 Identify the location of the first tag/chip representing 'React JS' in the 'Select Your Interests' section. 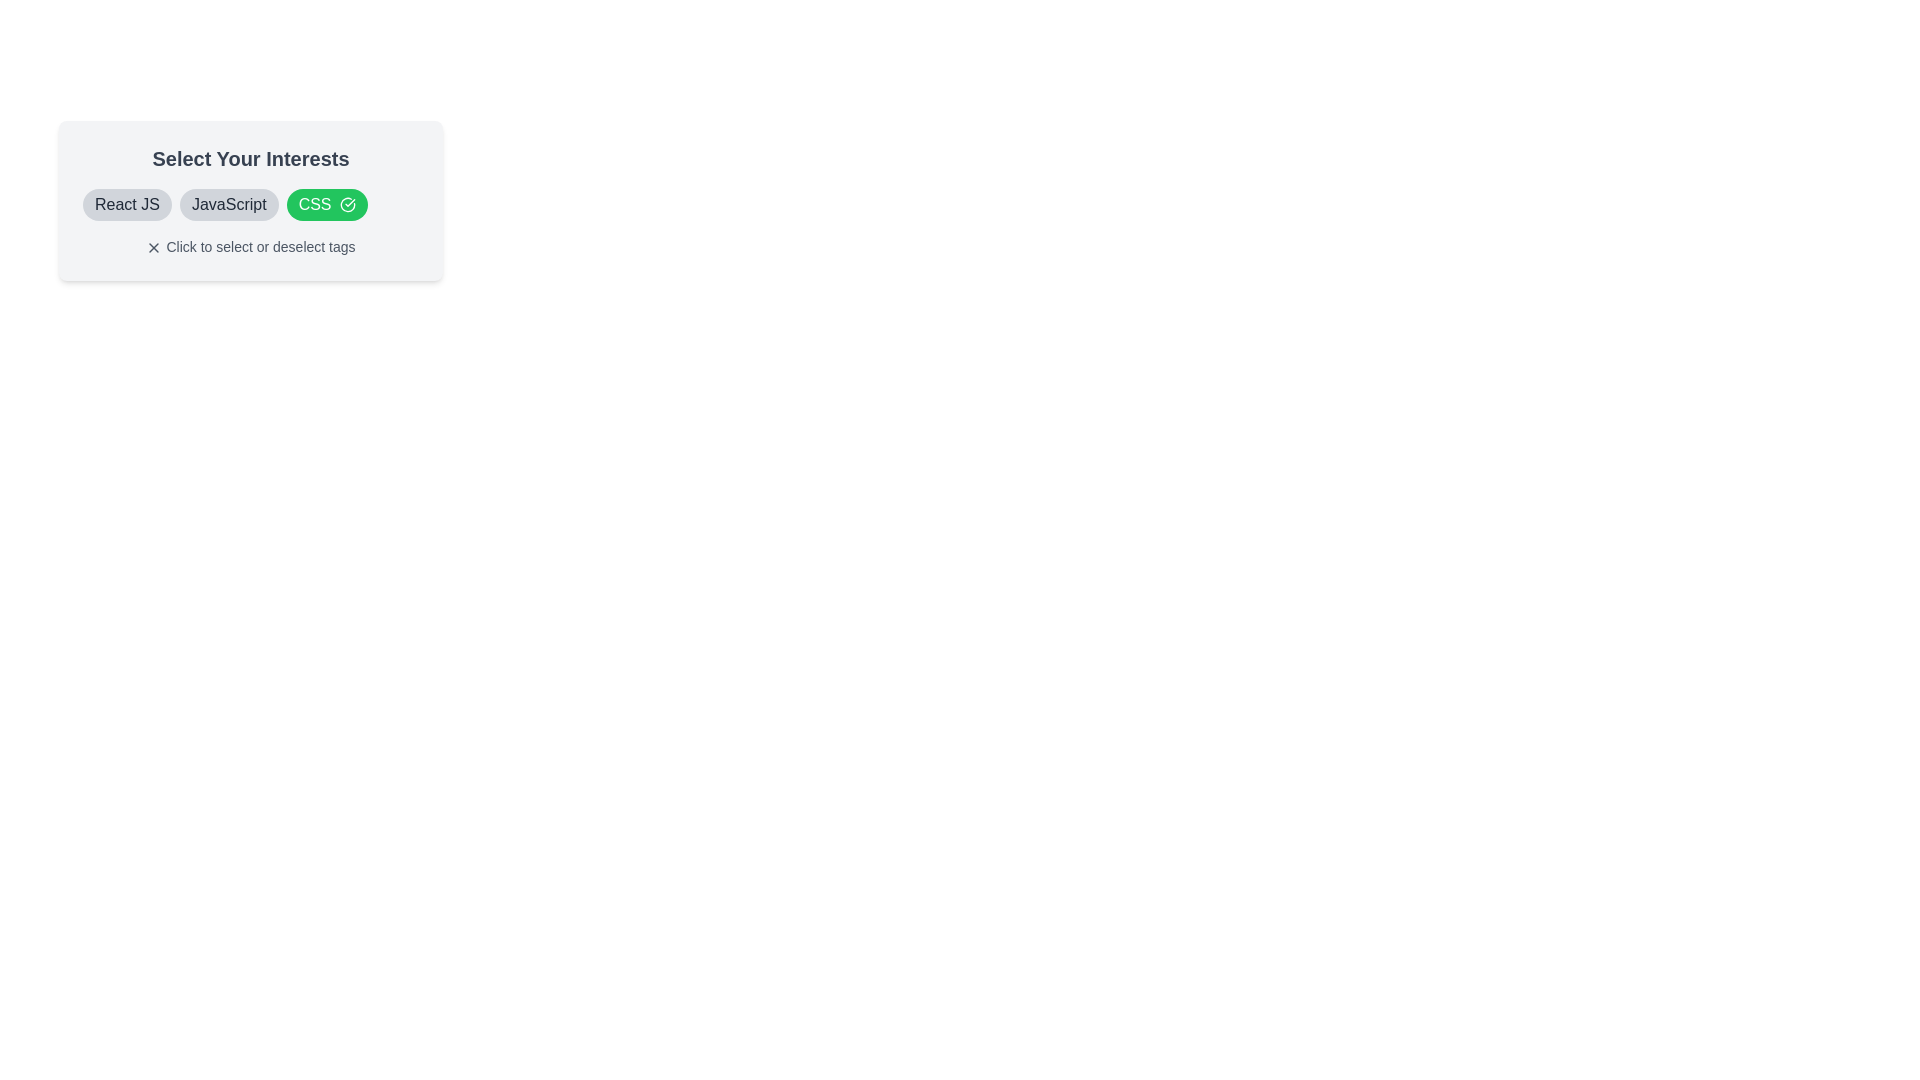
(126, 204).